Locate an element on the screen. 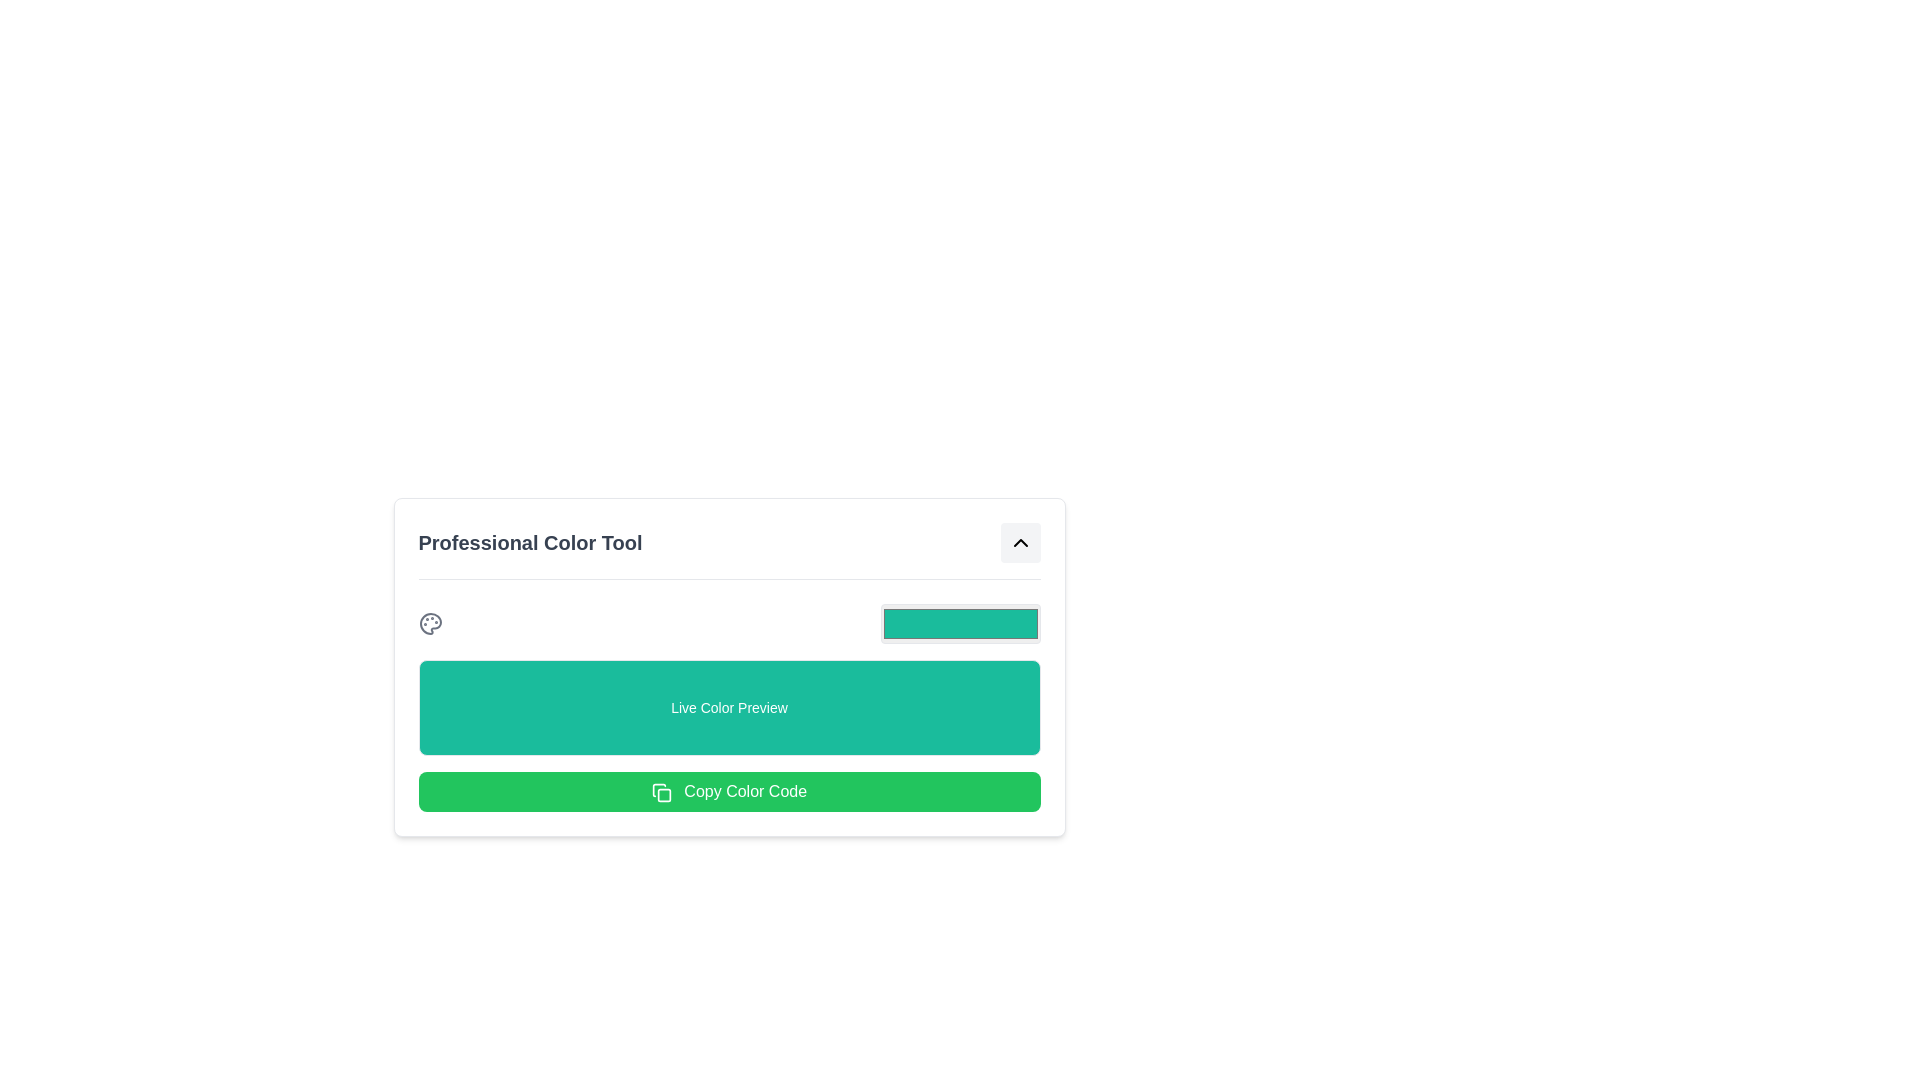 This screenshot has height=1080, width=1920. the non-interactive label with the vibrant aqua-green background and white text reading 'Live Color Preview.' is located at coordinates (728, 707).